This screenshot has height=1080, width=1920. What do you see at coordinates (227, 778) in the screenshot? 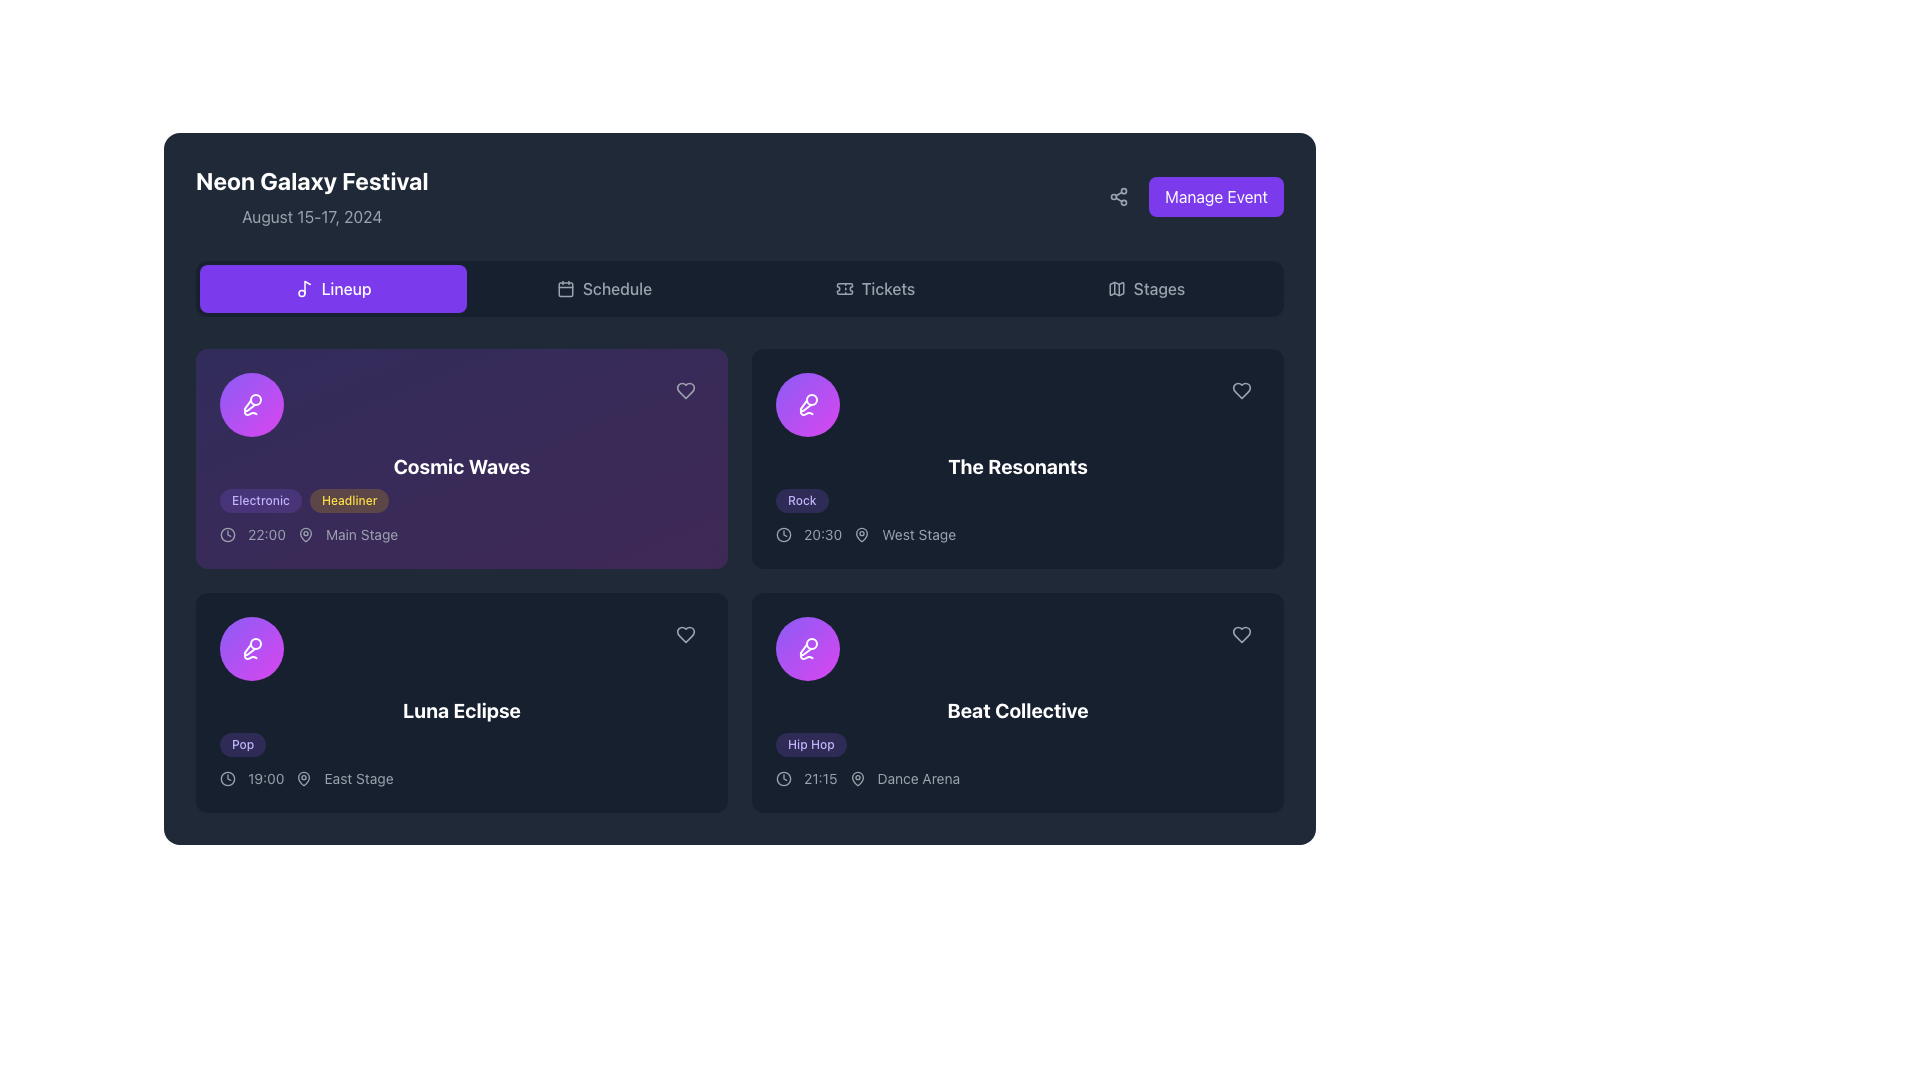
I see `the icon representing the scheduled time of the event, located to the left of '19:00' and below 'Luna Eclipse' in the event box` at bounding box center [227, 778].